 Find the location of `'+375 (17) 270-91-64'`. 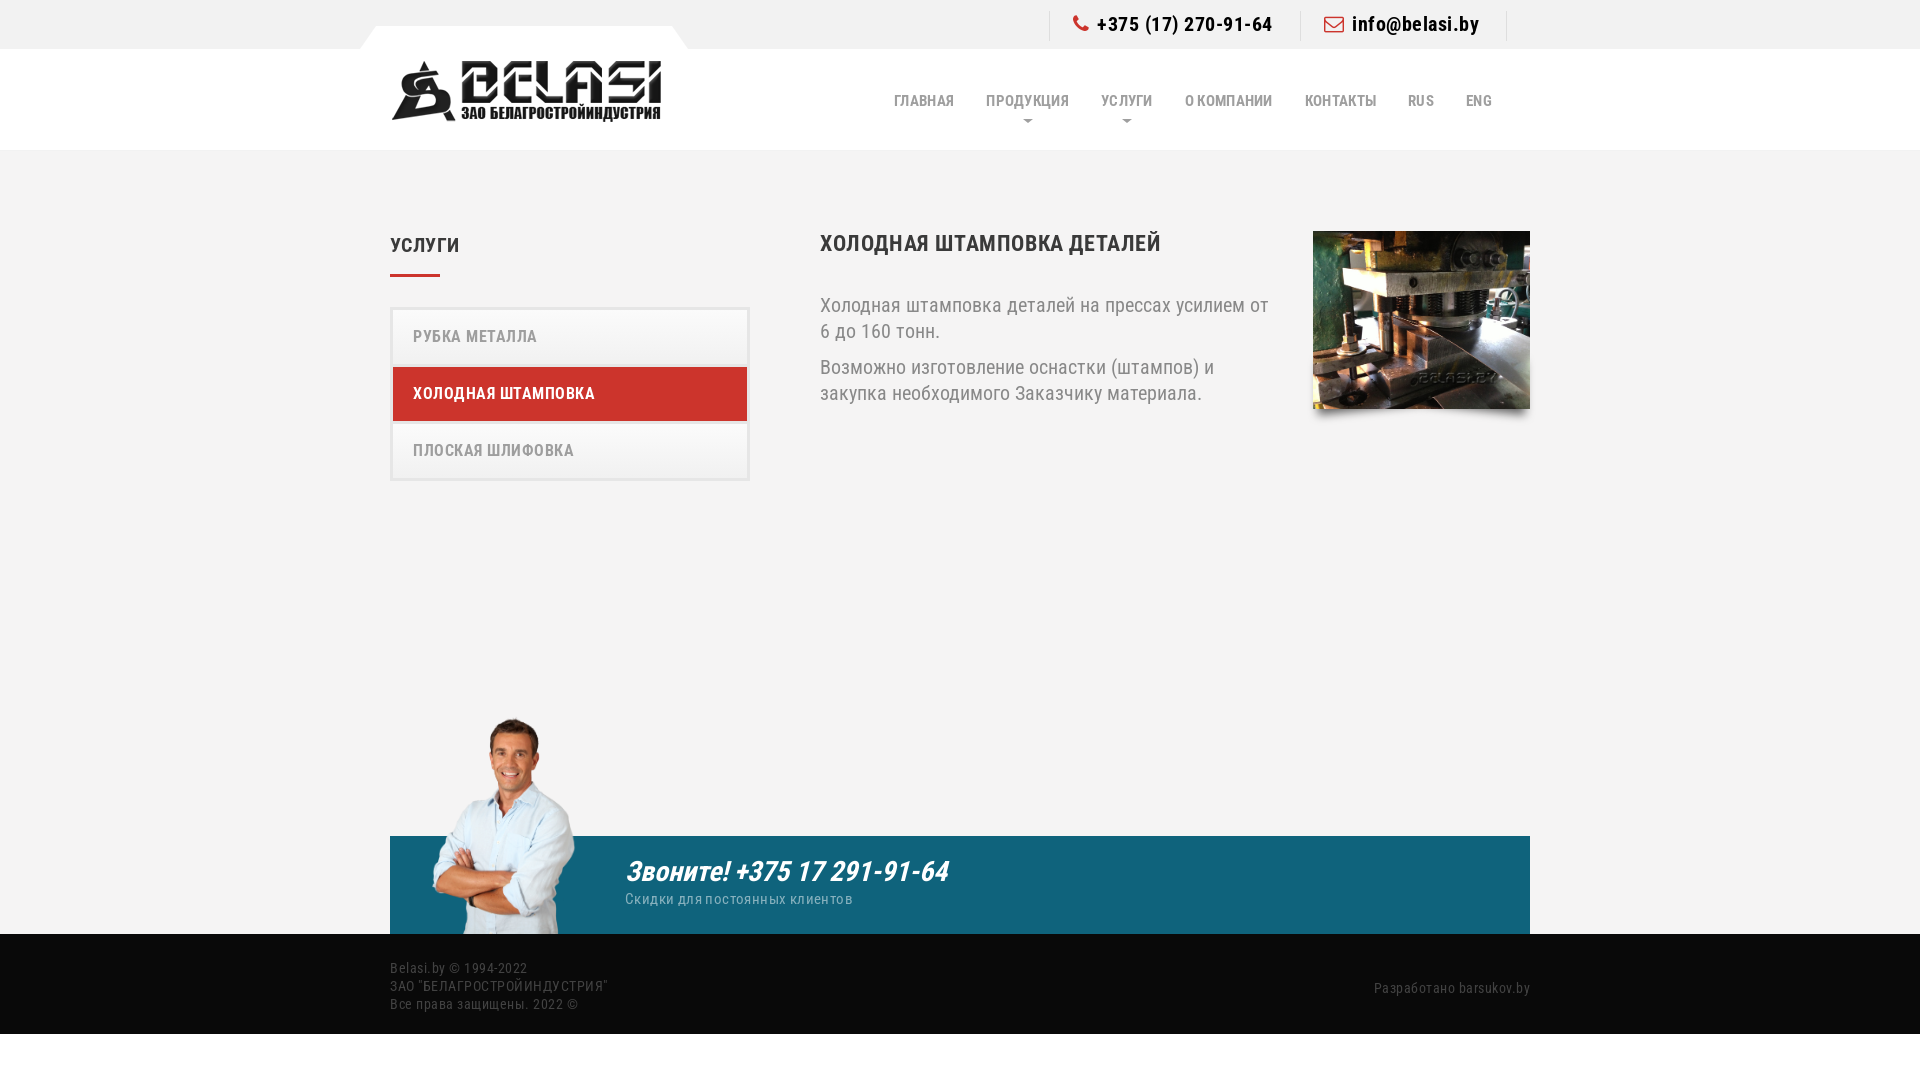

'+375 (17) 270-91-64' is located at coordinates (1171, 23).